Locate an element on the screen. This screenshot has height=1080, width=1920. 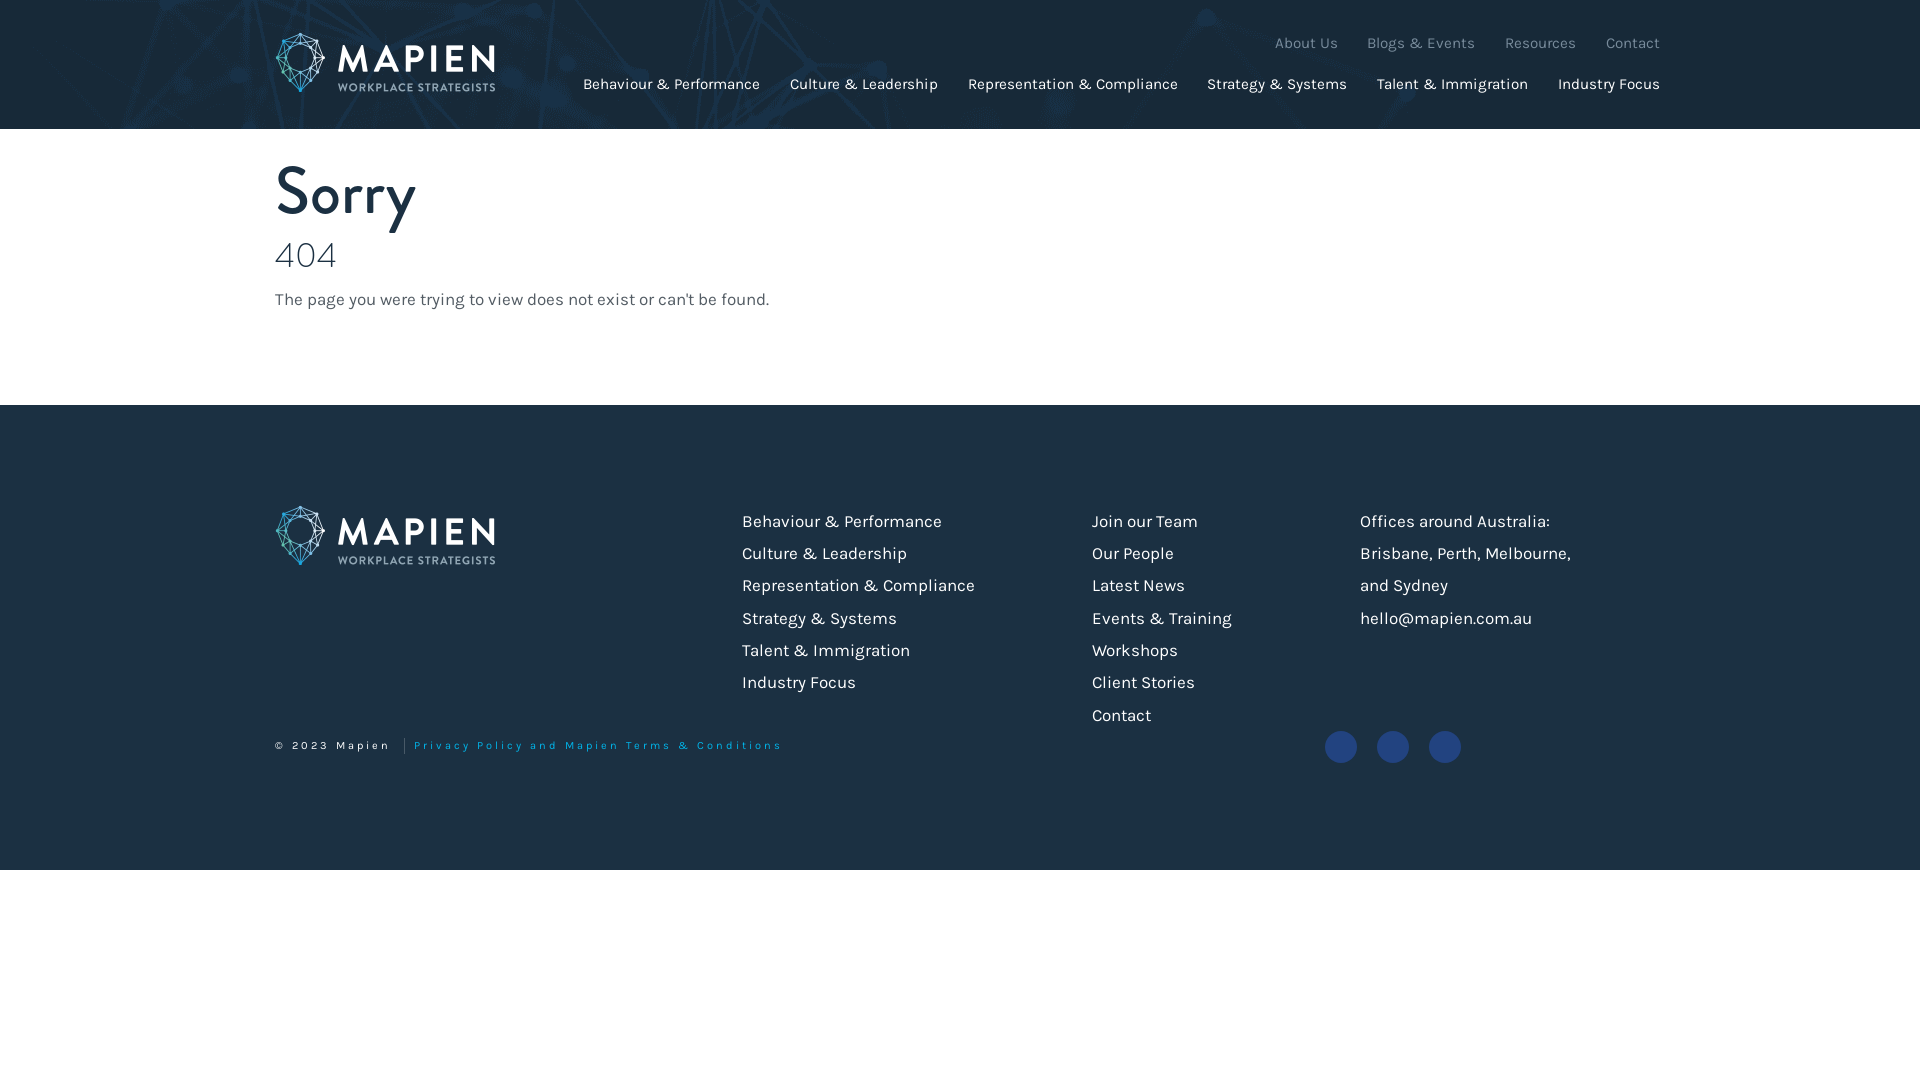
'hello@mapien.com.au' is located at coordinates (1445, 616).